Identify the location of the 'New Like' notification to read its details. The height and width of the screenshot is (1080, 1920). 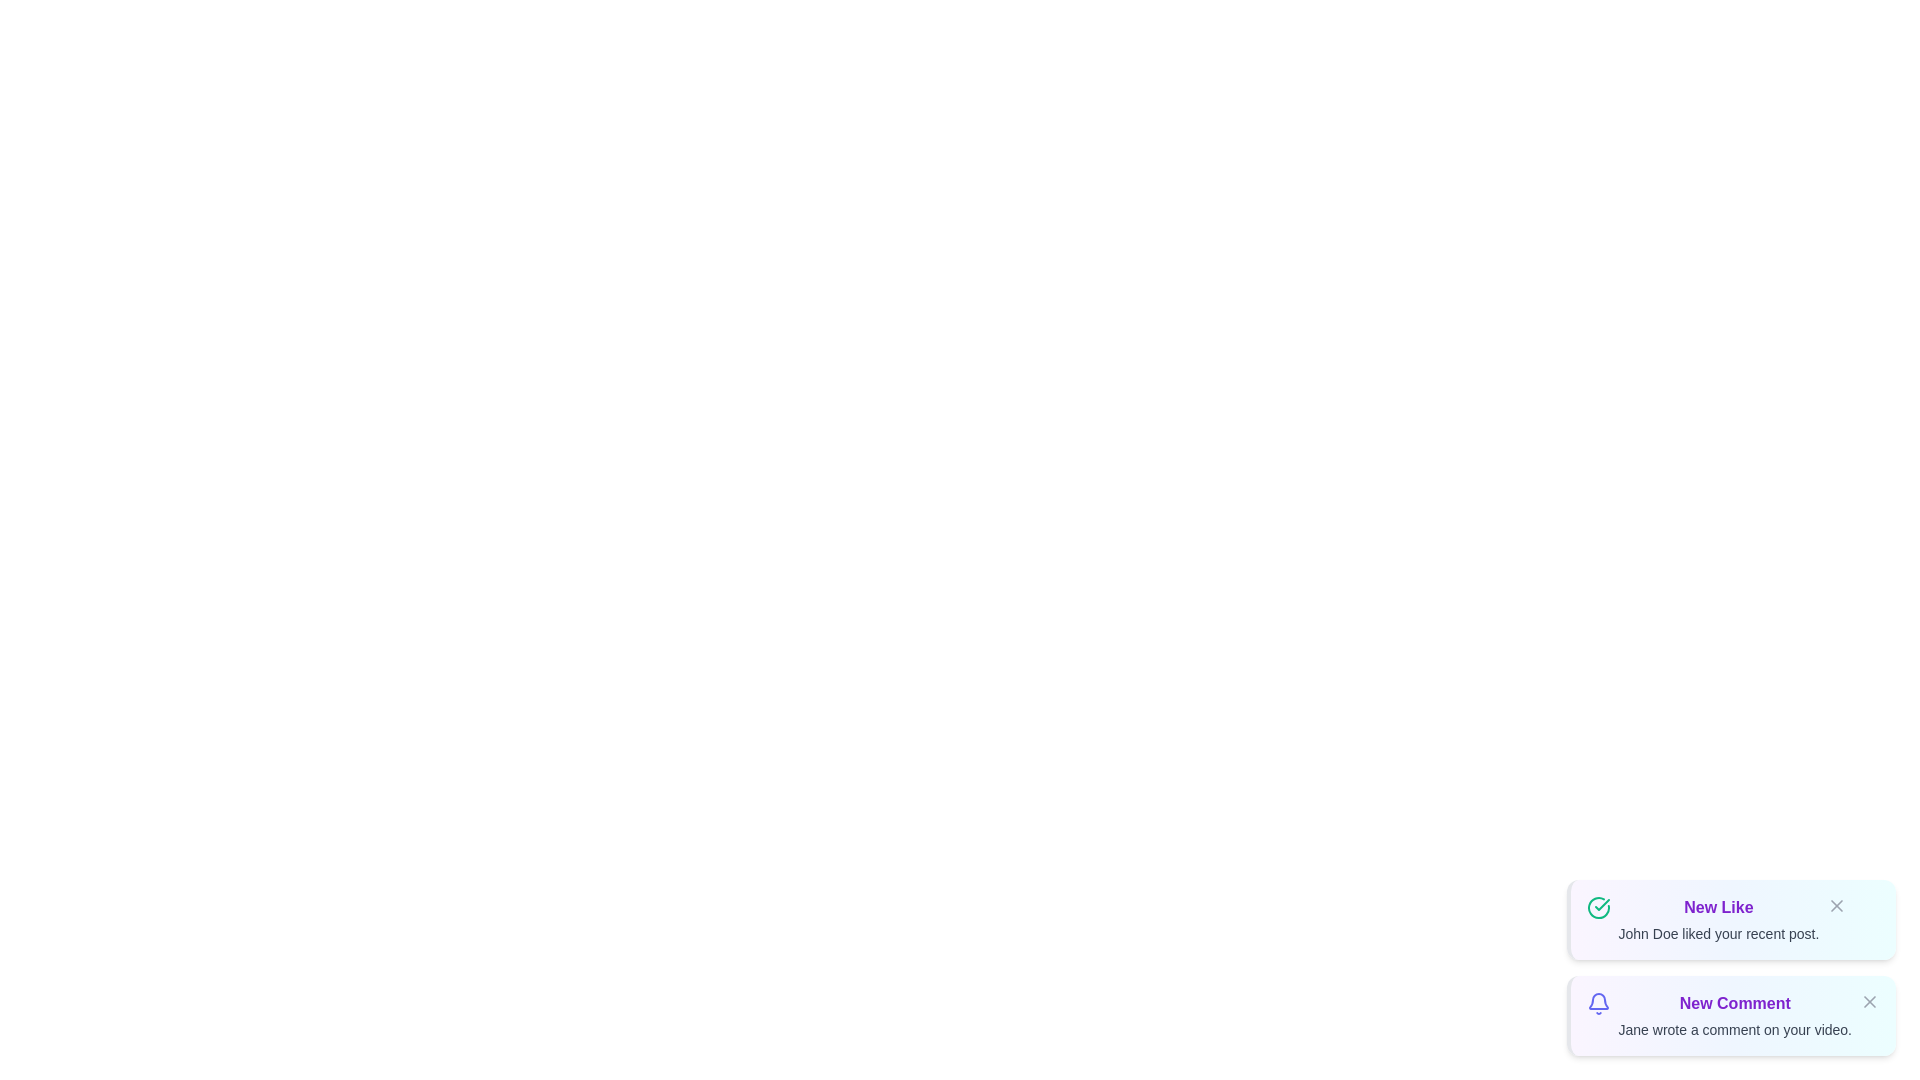
(1730, 920).